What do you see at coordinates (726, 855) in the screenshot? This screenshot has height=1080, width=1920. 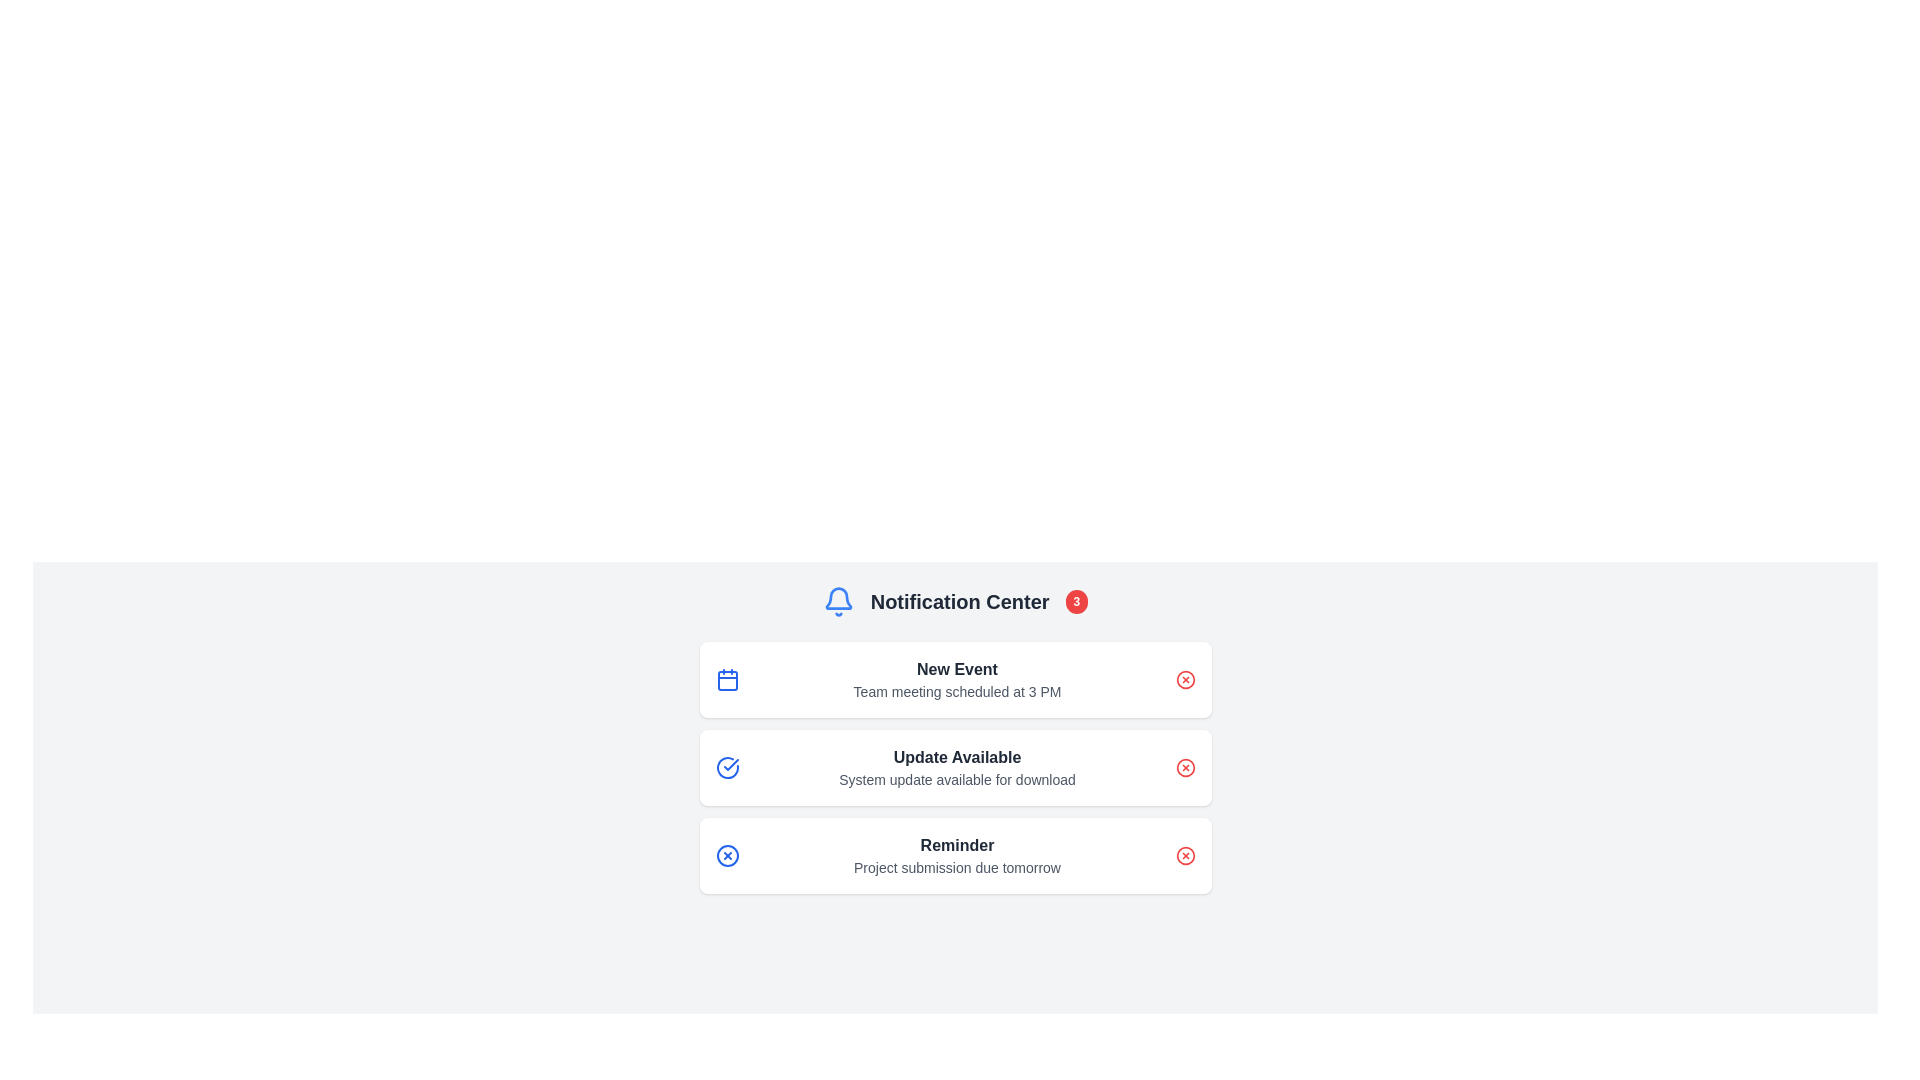 I see `the small blue circular icon with an 'X' pattern, which indicates a close or delete action, located at the top-left corner of the 'Reminder' notification card` at bounding box center [726, 855].